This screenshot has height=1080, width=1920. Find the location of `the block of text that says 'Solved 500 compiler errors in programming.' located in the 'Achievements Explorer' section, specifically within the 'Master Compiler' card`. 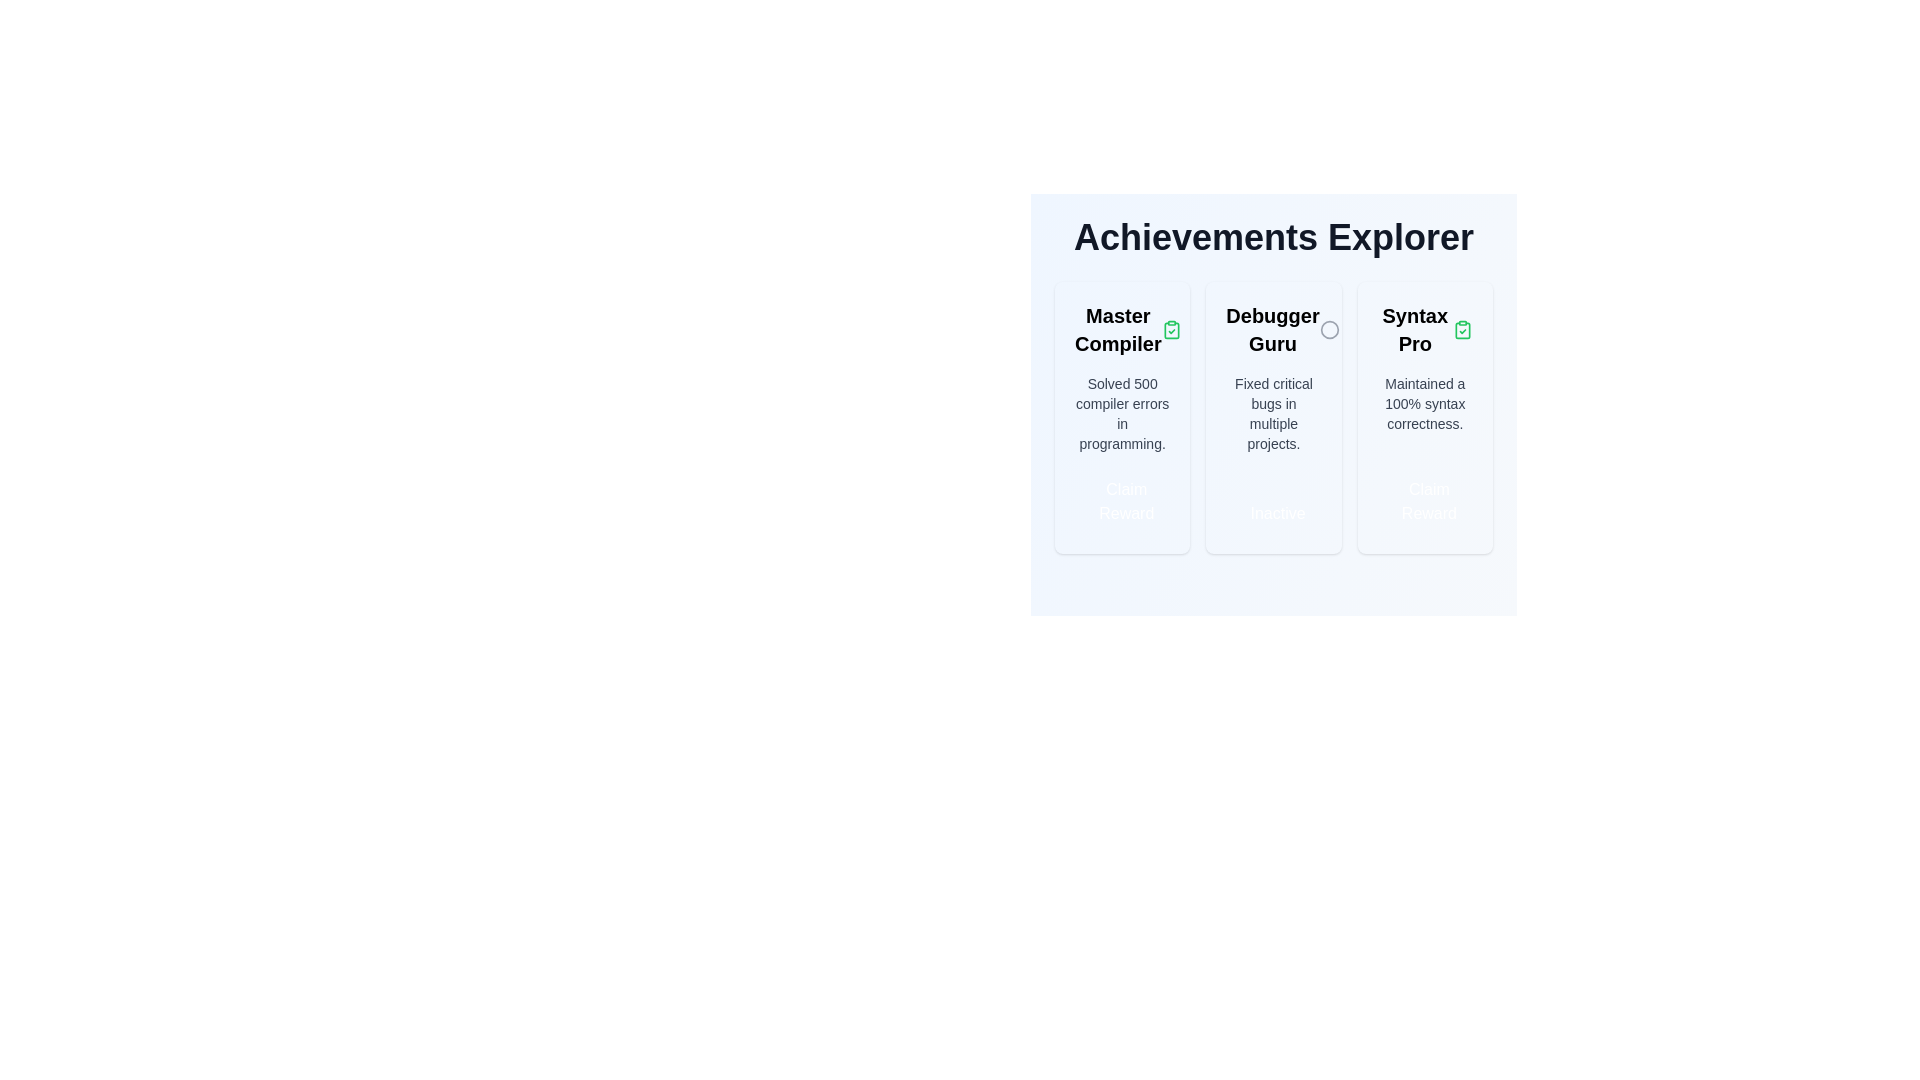

the block of text that says 'Solved 500 compiler errors in programming.' located in the 'Achievements Explorer' section, specifically within the 'Master Compiler' card is located at coordinates (1122, 412).